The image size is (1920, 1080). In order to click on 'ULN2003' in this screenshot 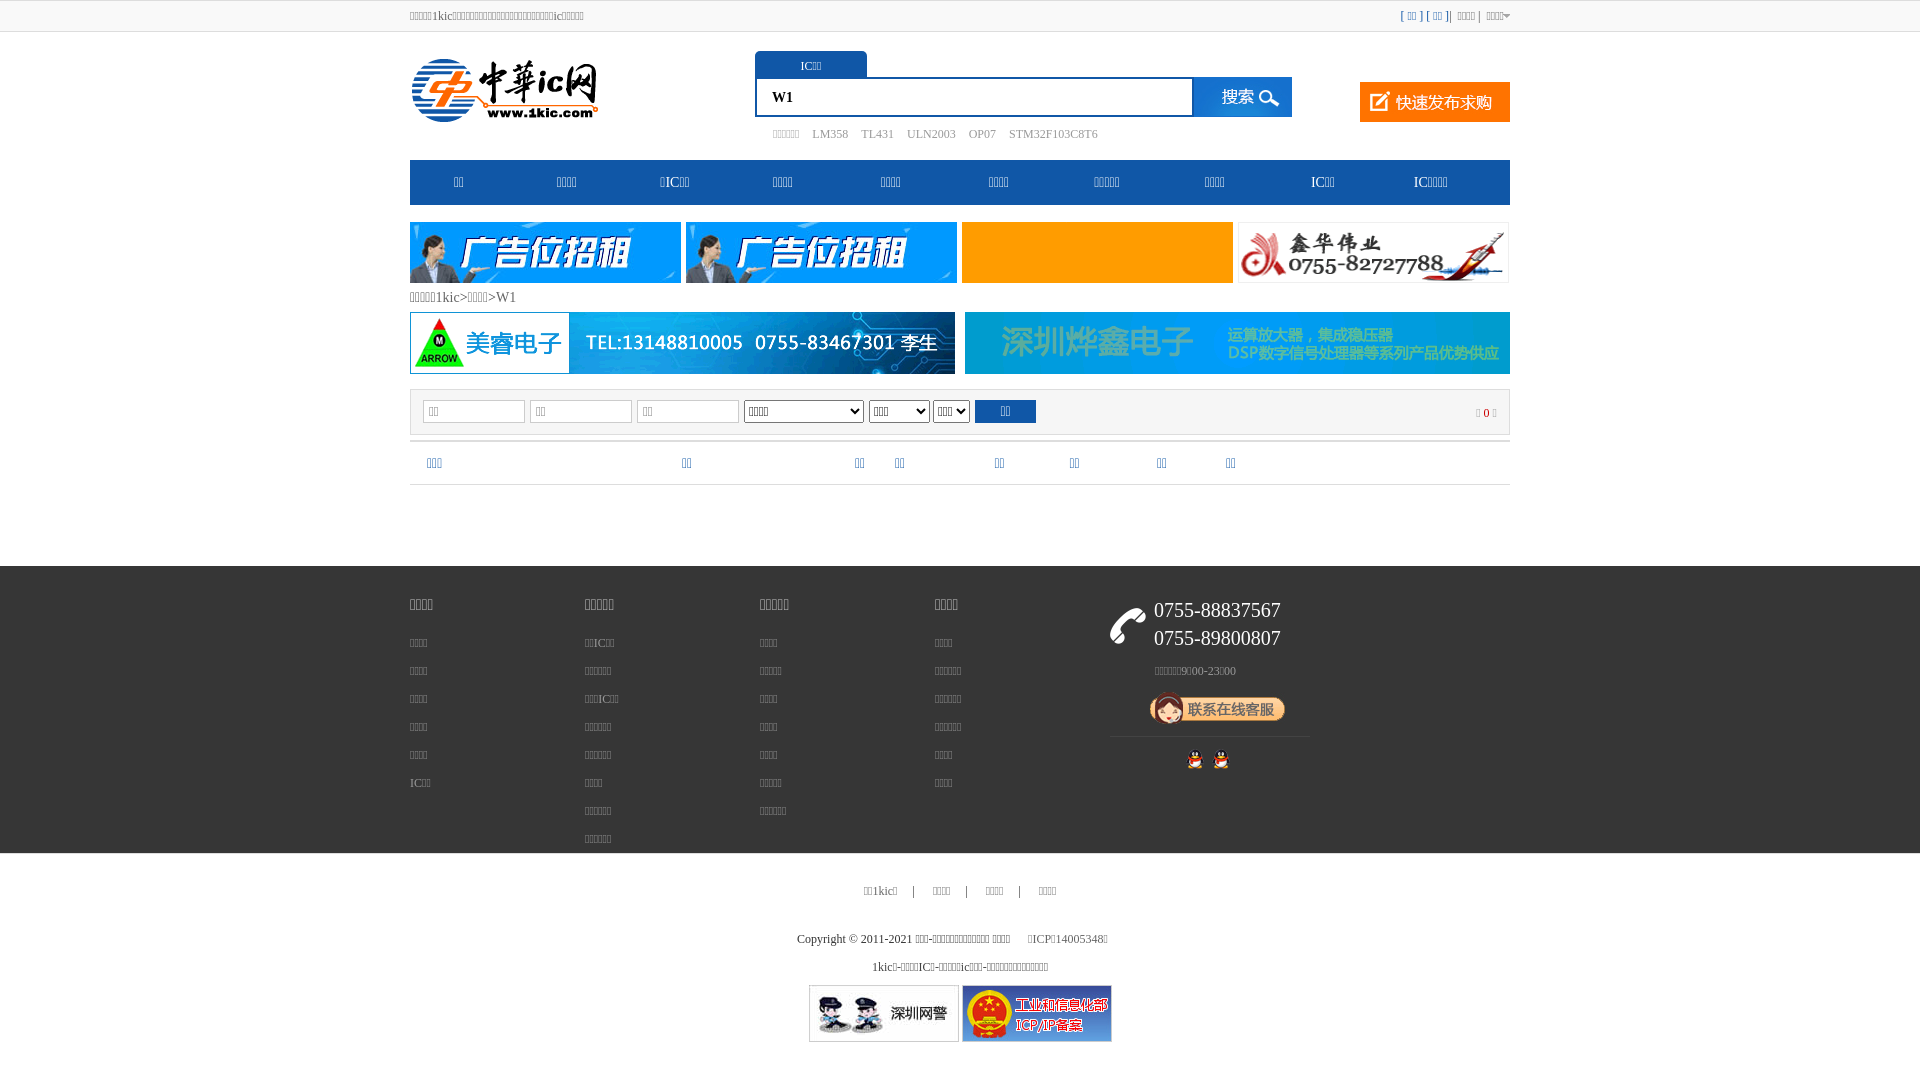, I will do `click(925, 134)`.